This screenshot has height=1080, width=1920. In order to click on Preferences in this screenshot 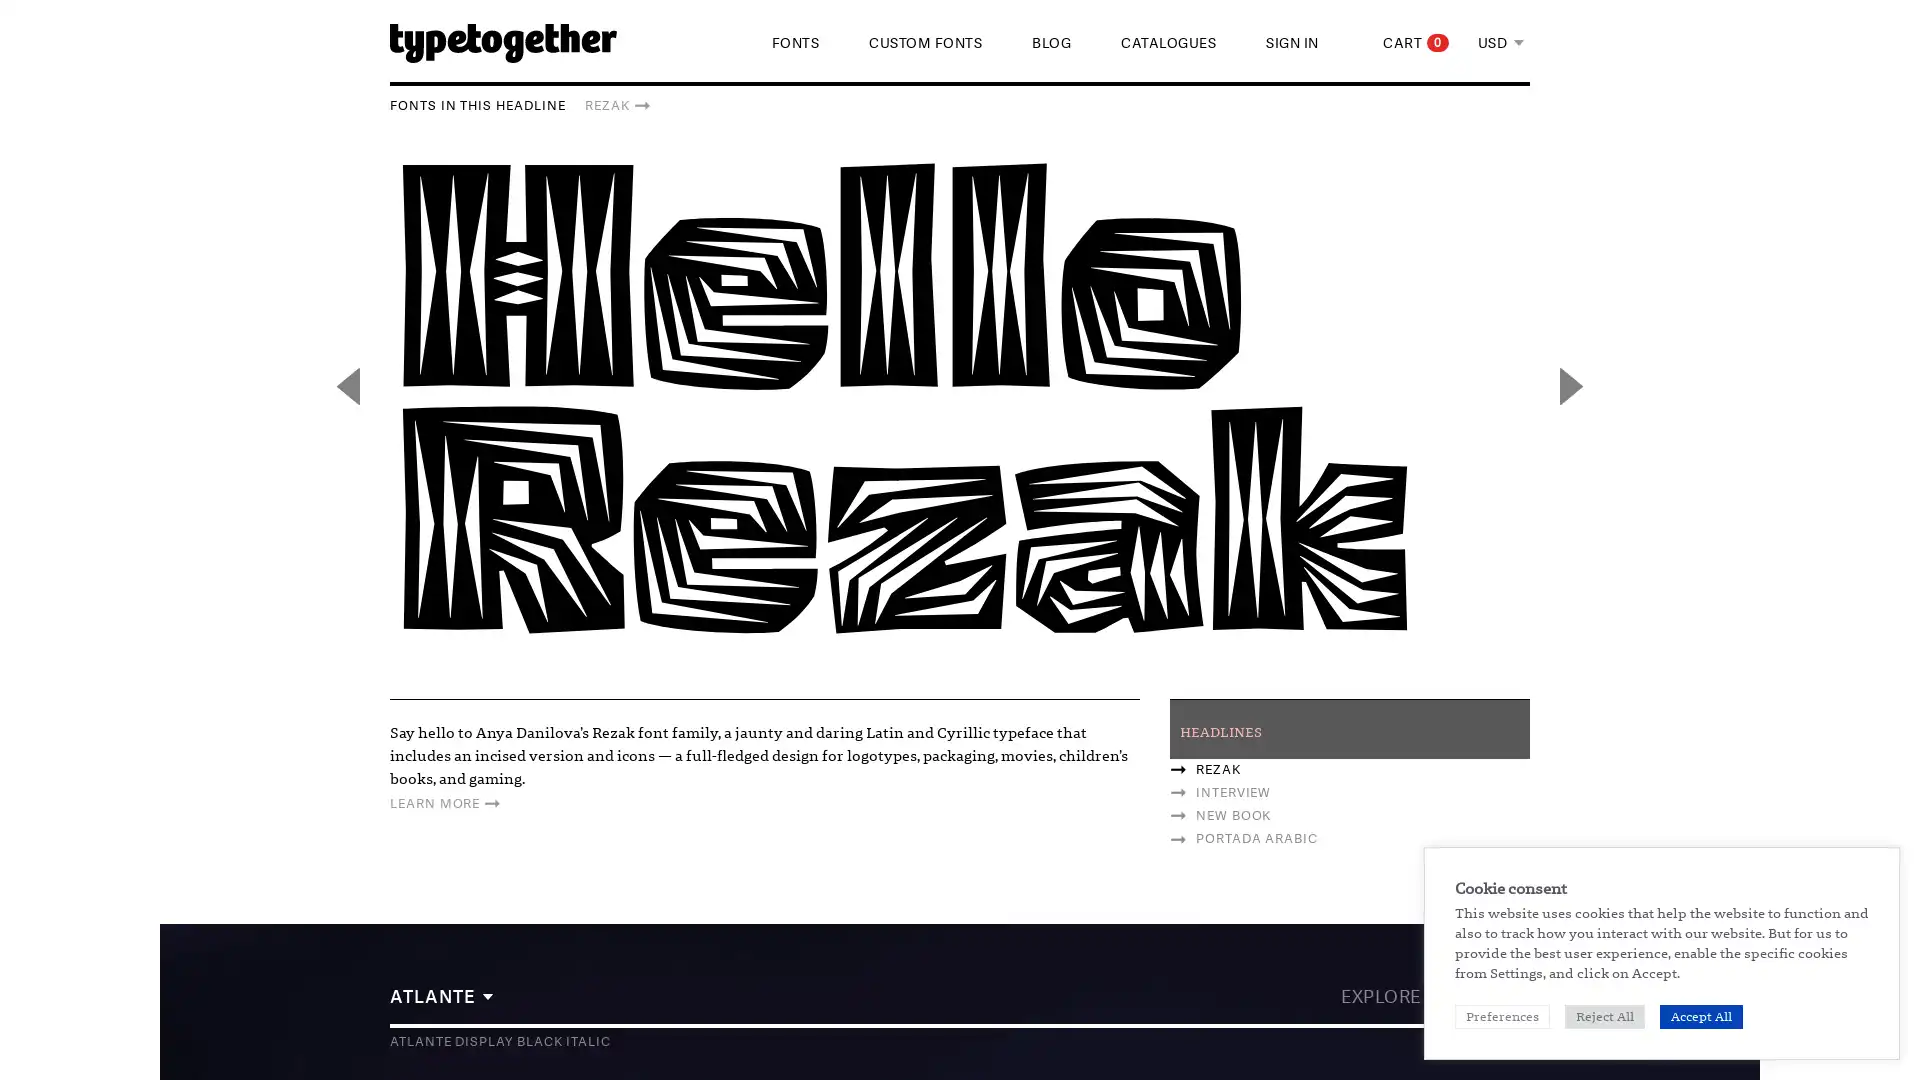, I will do `click(1502, 1017)`.